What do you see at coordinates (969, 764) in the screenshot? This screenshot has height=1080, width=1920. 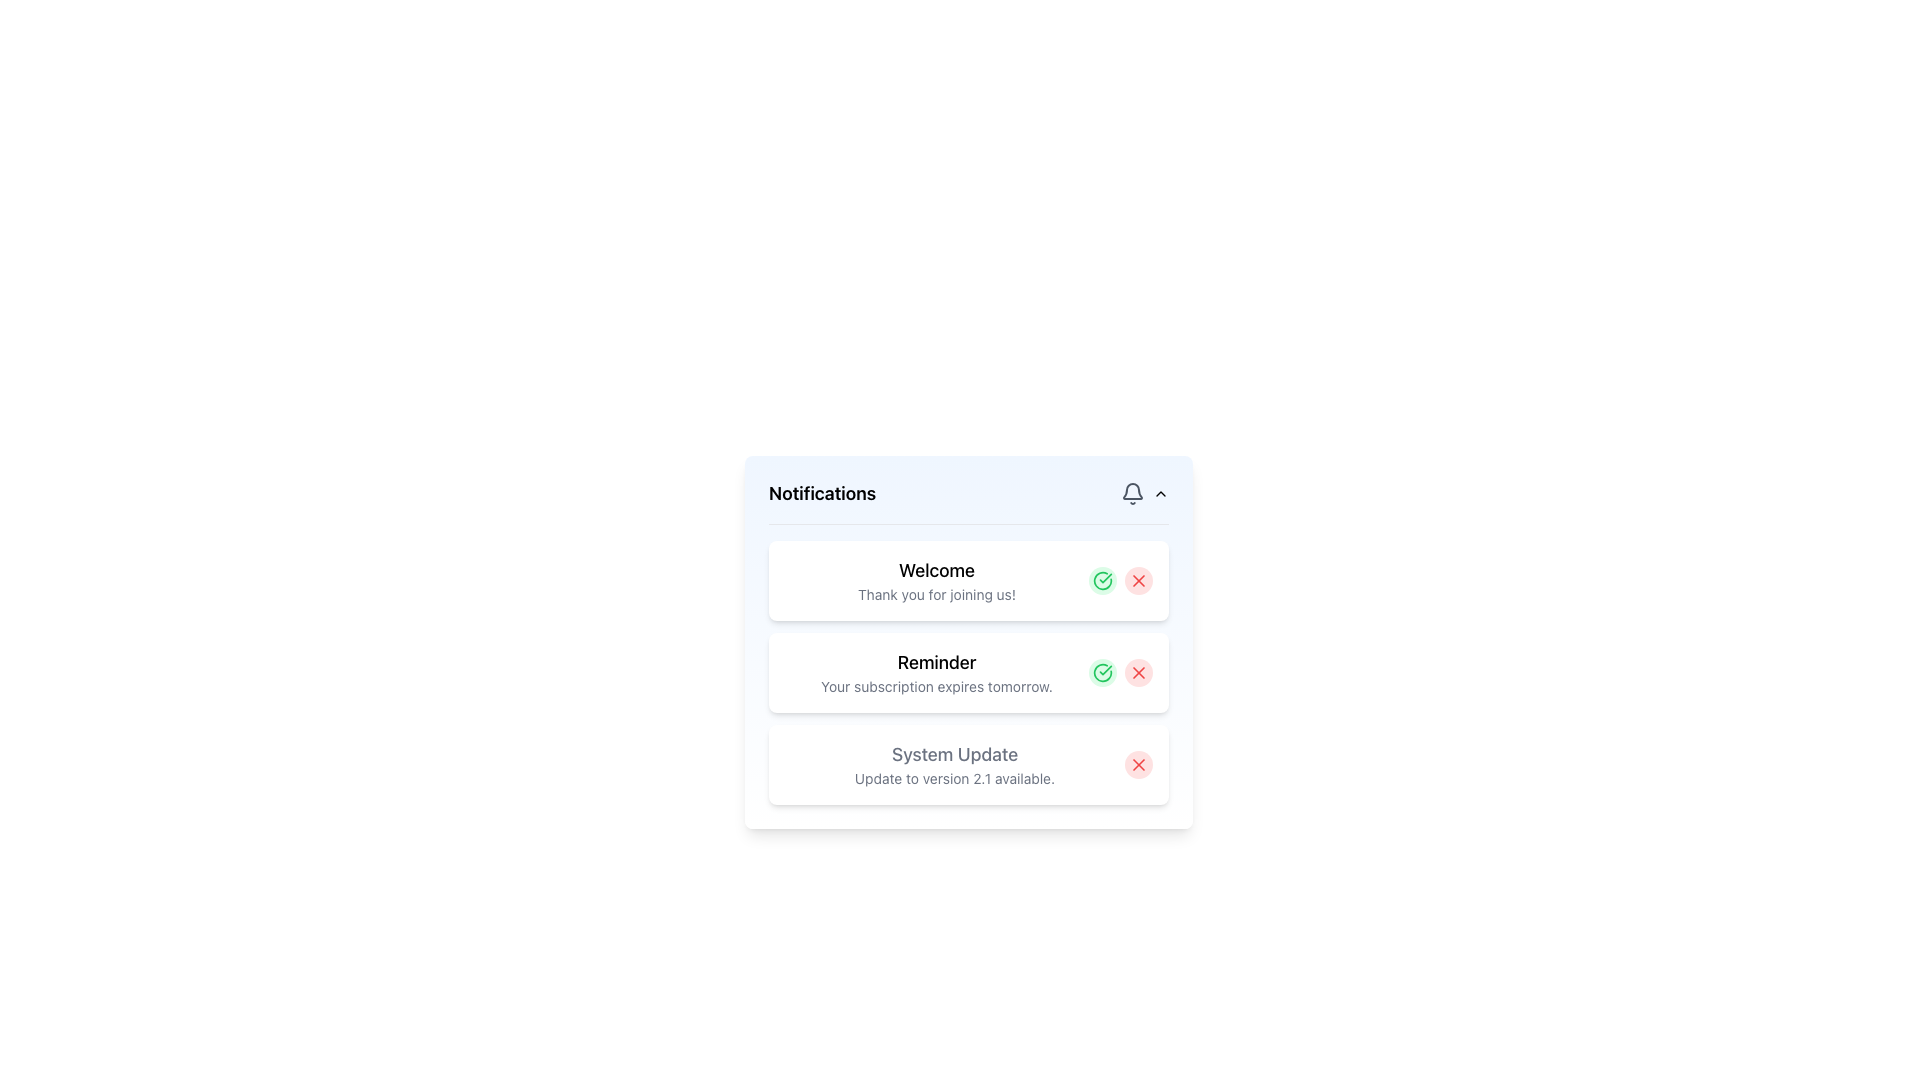 I see `the third Informational Notification Box displaying 'System Update' with the subtext 'Update to version 2.1 available.'` at bounding box center [969, 764].